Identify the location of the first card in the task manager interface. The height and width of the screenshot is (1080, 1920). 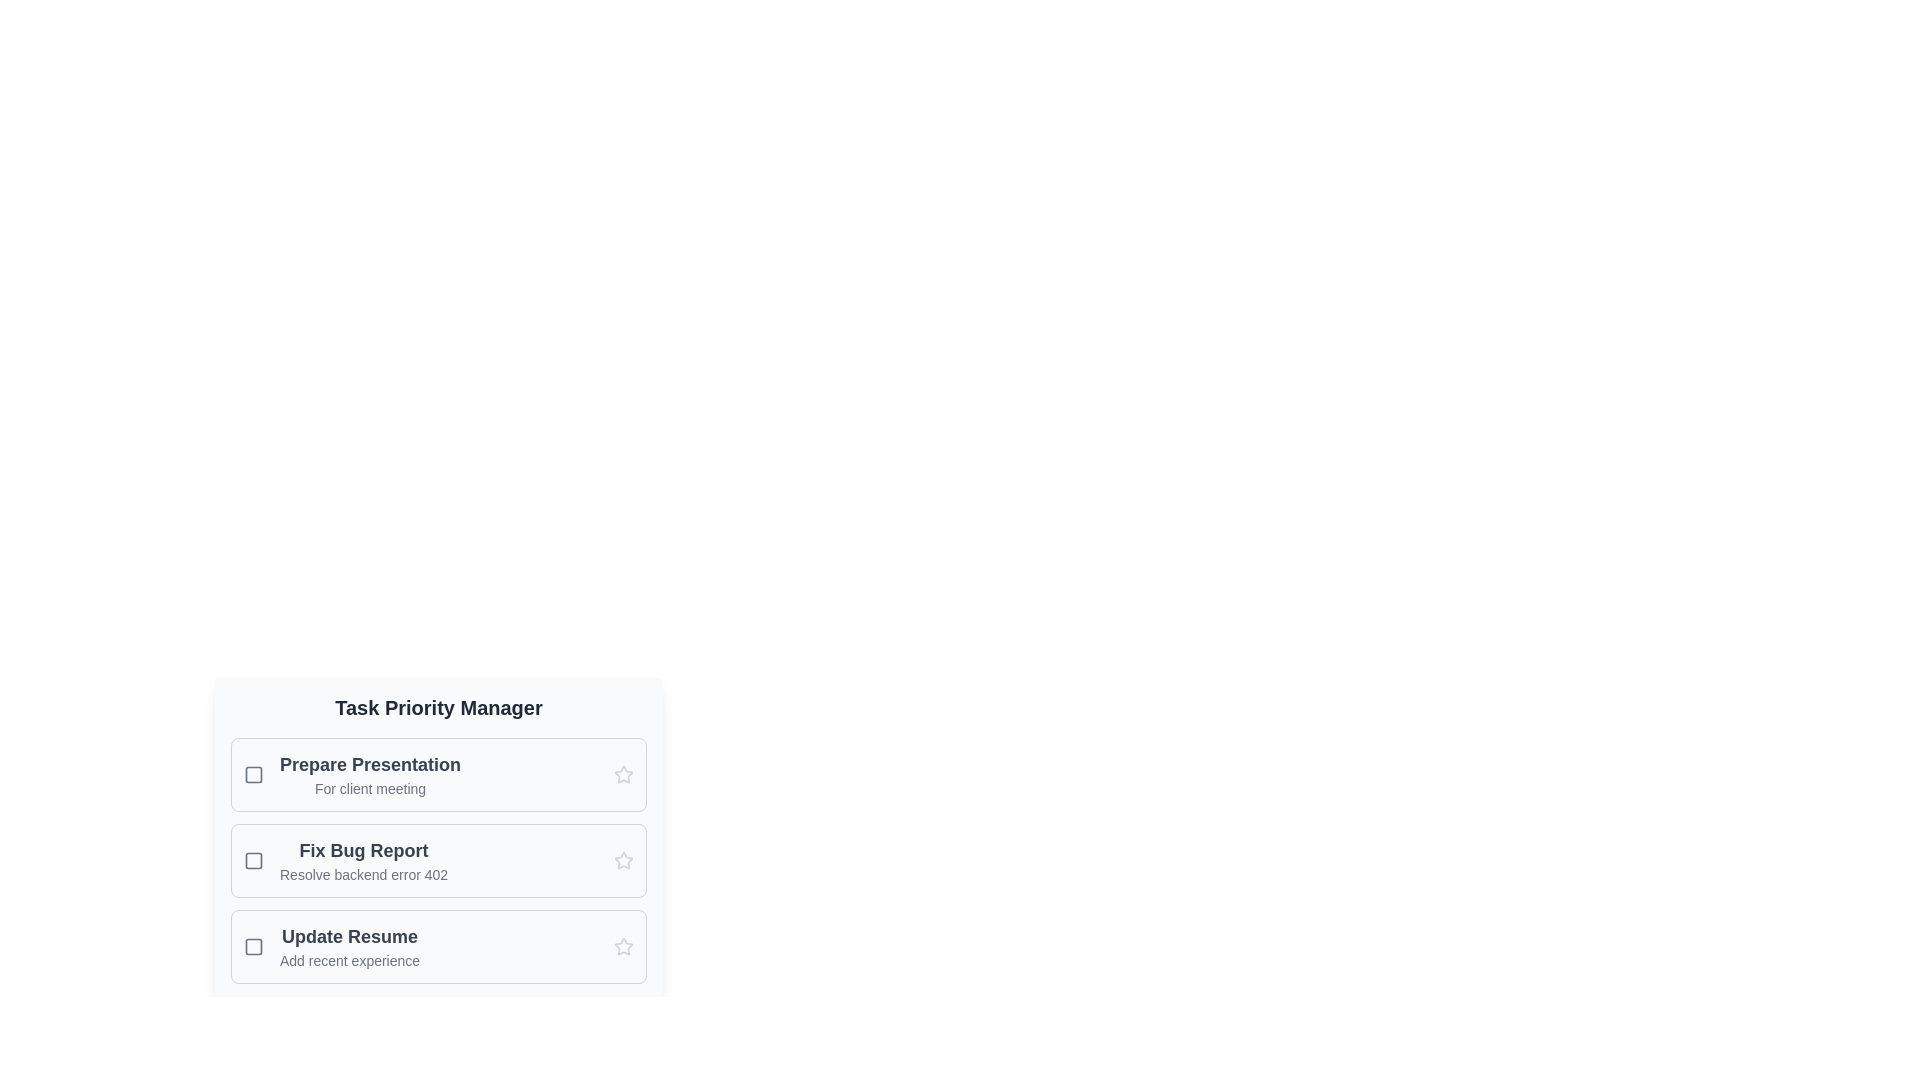
(437, 774).